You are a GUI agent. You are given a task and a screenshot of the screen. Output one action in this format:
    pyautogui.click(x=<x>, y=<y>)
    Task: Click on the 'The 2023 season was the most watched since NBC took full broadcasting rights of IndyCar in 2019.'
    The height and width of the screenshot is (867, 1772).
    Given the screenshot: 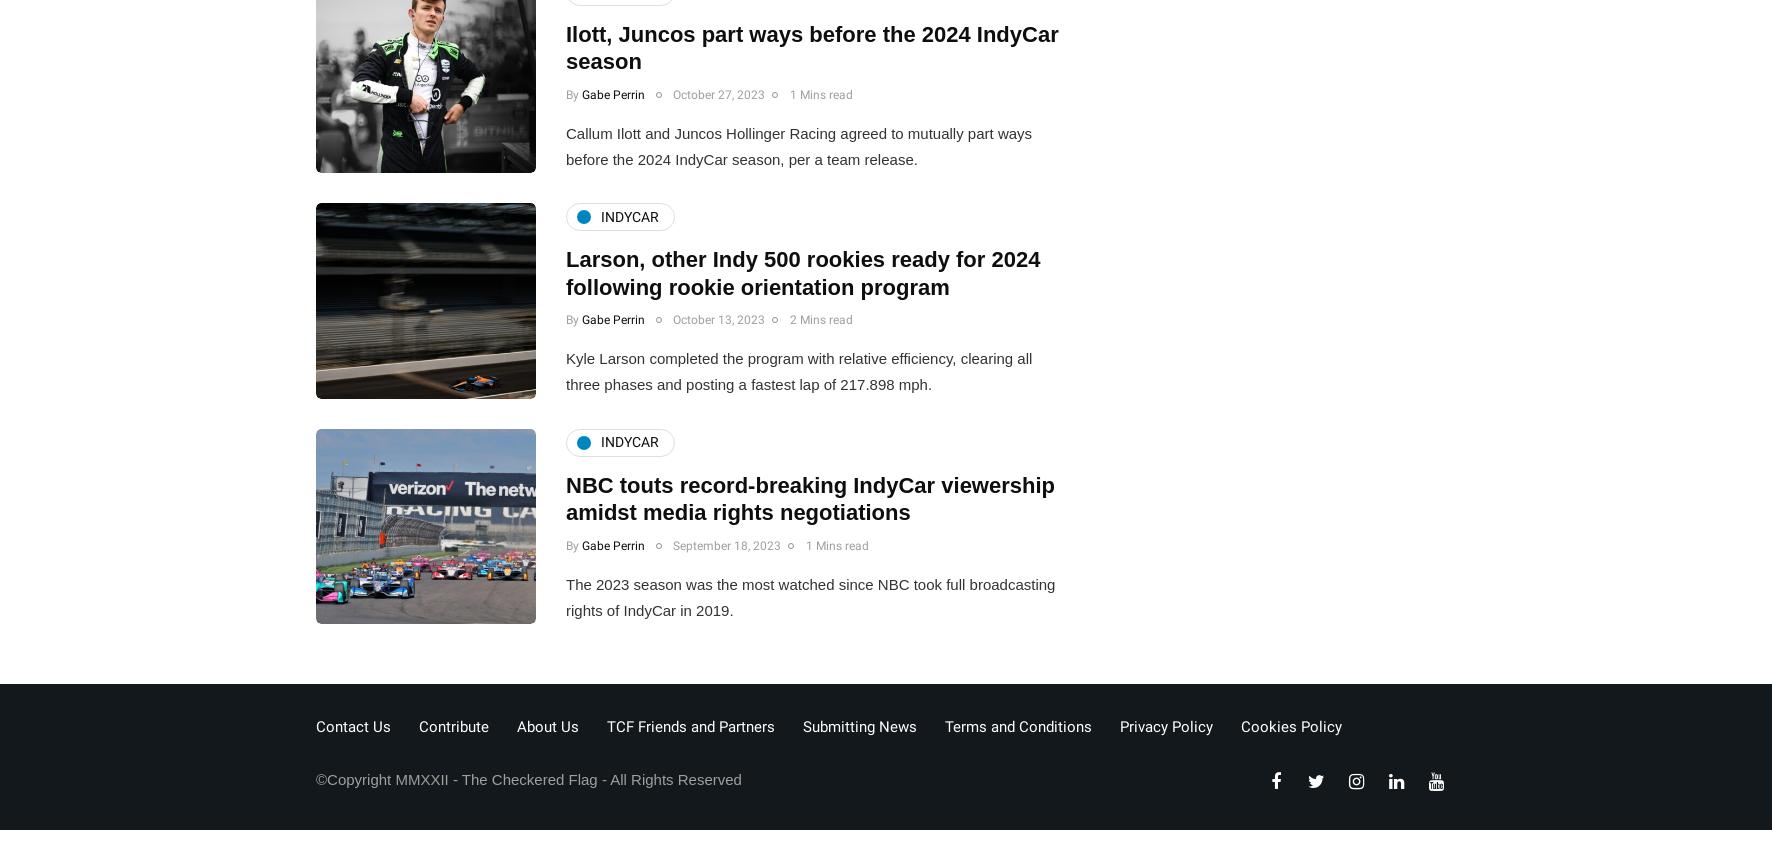 What is the action you would take?
    pyautogui.click(x=810, y=595)
    